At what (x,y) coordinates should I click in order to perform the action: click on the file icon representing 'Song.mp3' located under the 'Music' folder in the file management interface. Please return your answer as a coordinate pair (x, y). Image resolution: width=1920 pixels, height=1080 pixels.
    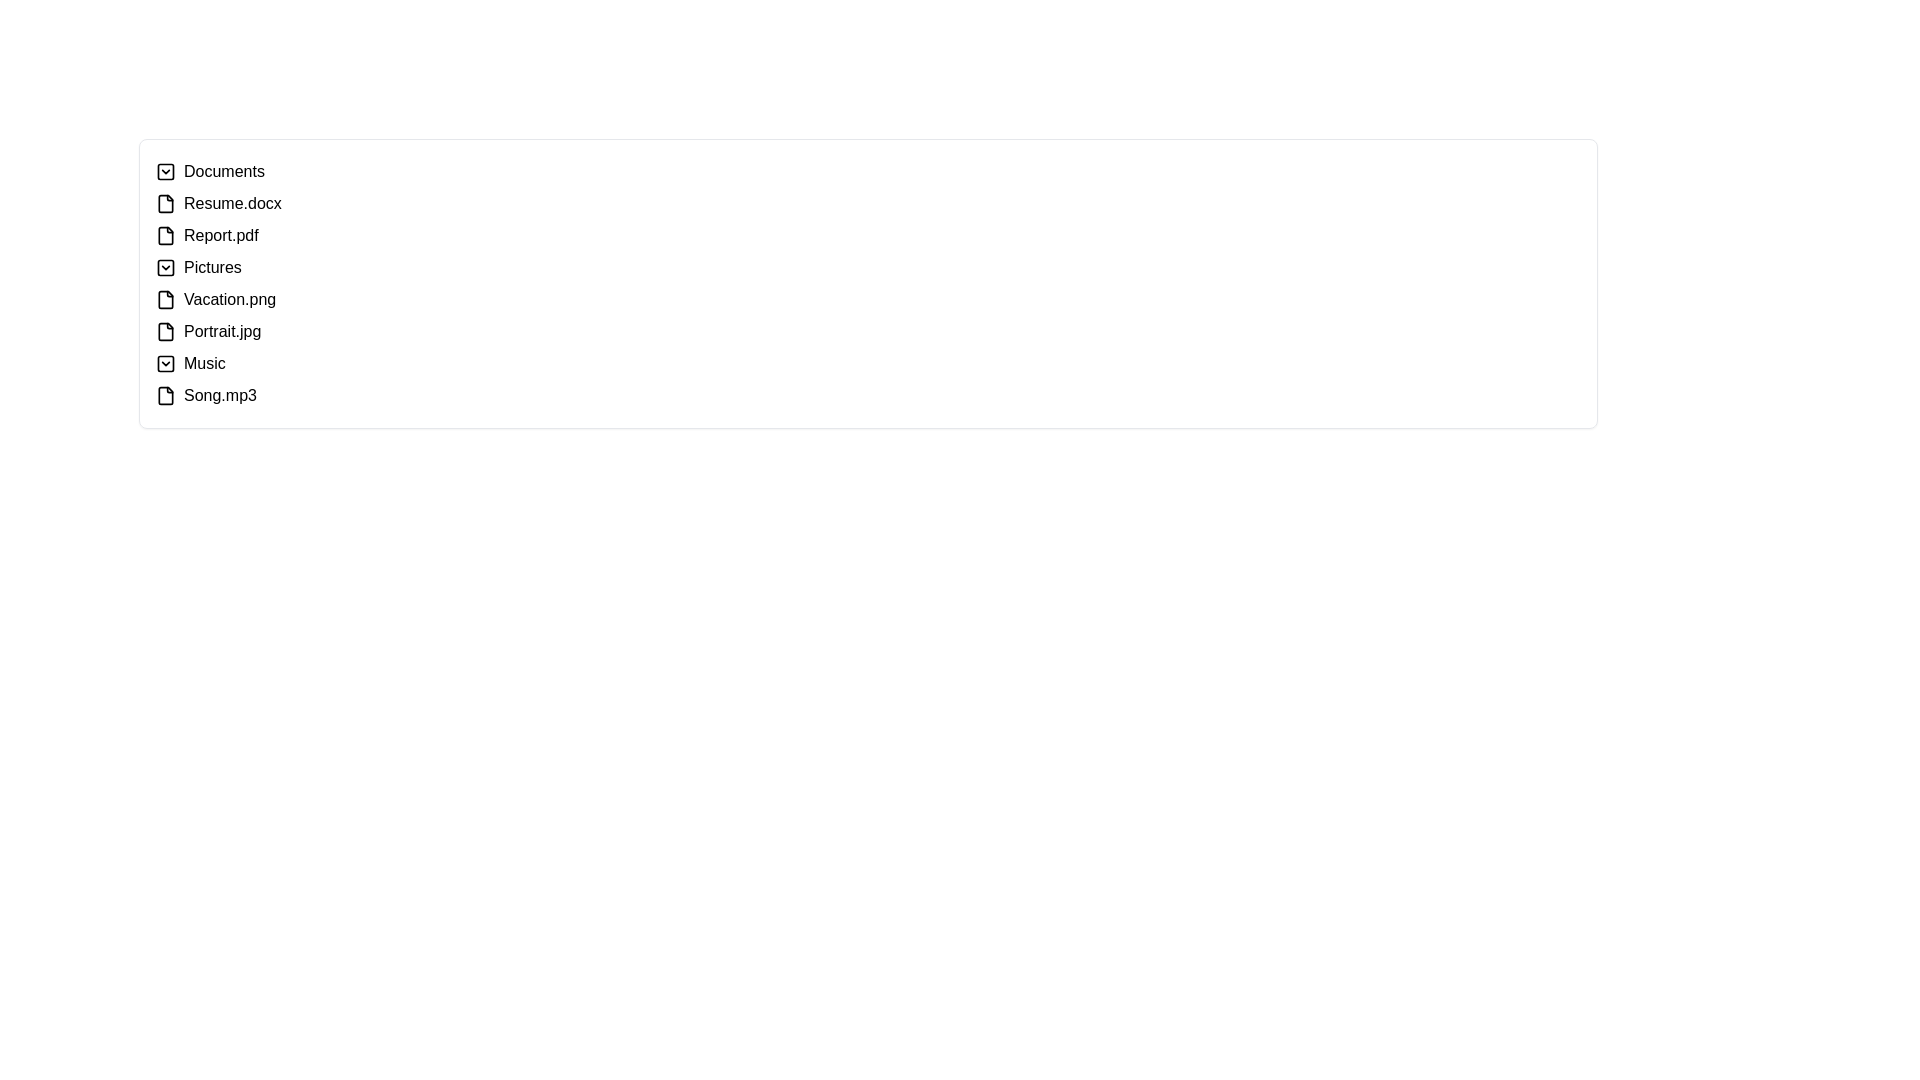
    Looking at the image, I should click on (166, 396).